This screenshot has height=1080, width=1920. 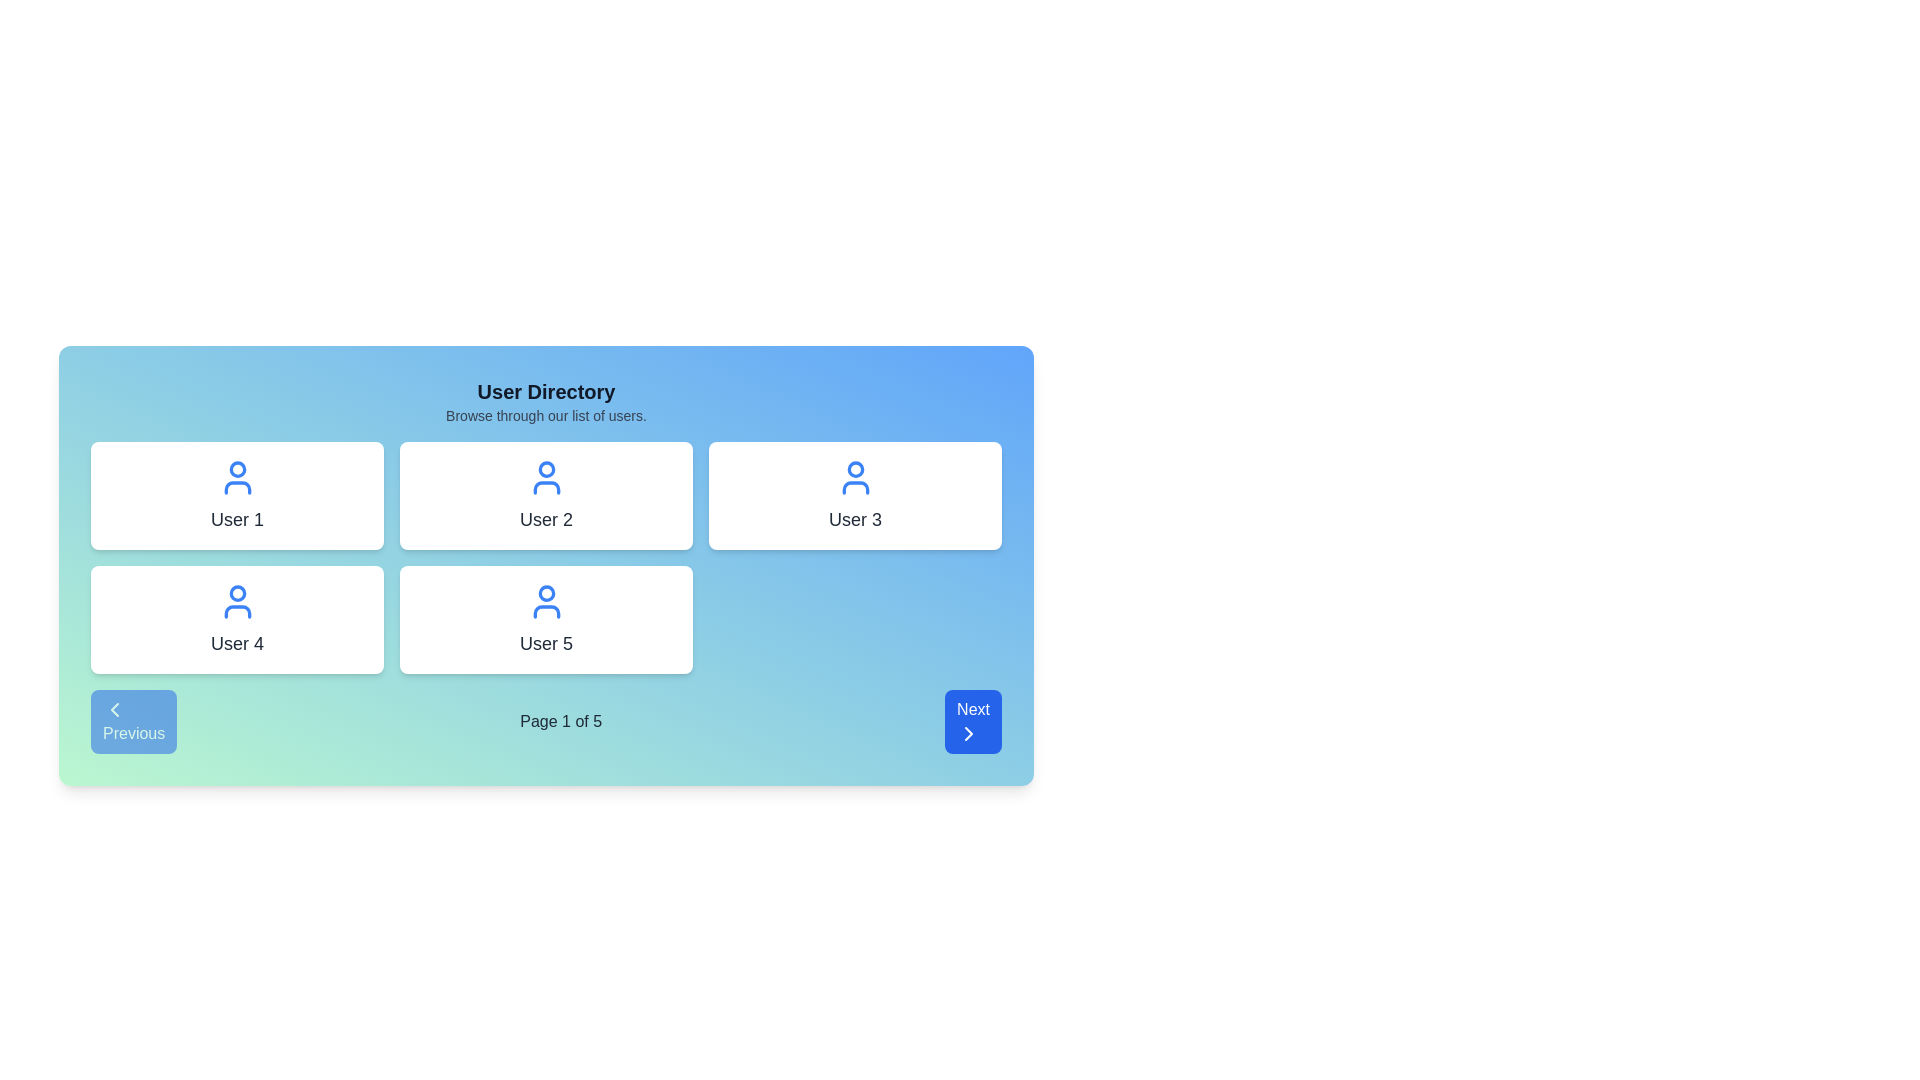 I want to click on the Text Label that displays the user's name or identifier, located in the second row, third column of the user cards layout, directly below the user icon, so click(x=546, y=644).